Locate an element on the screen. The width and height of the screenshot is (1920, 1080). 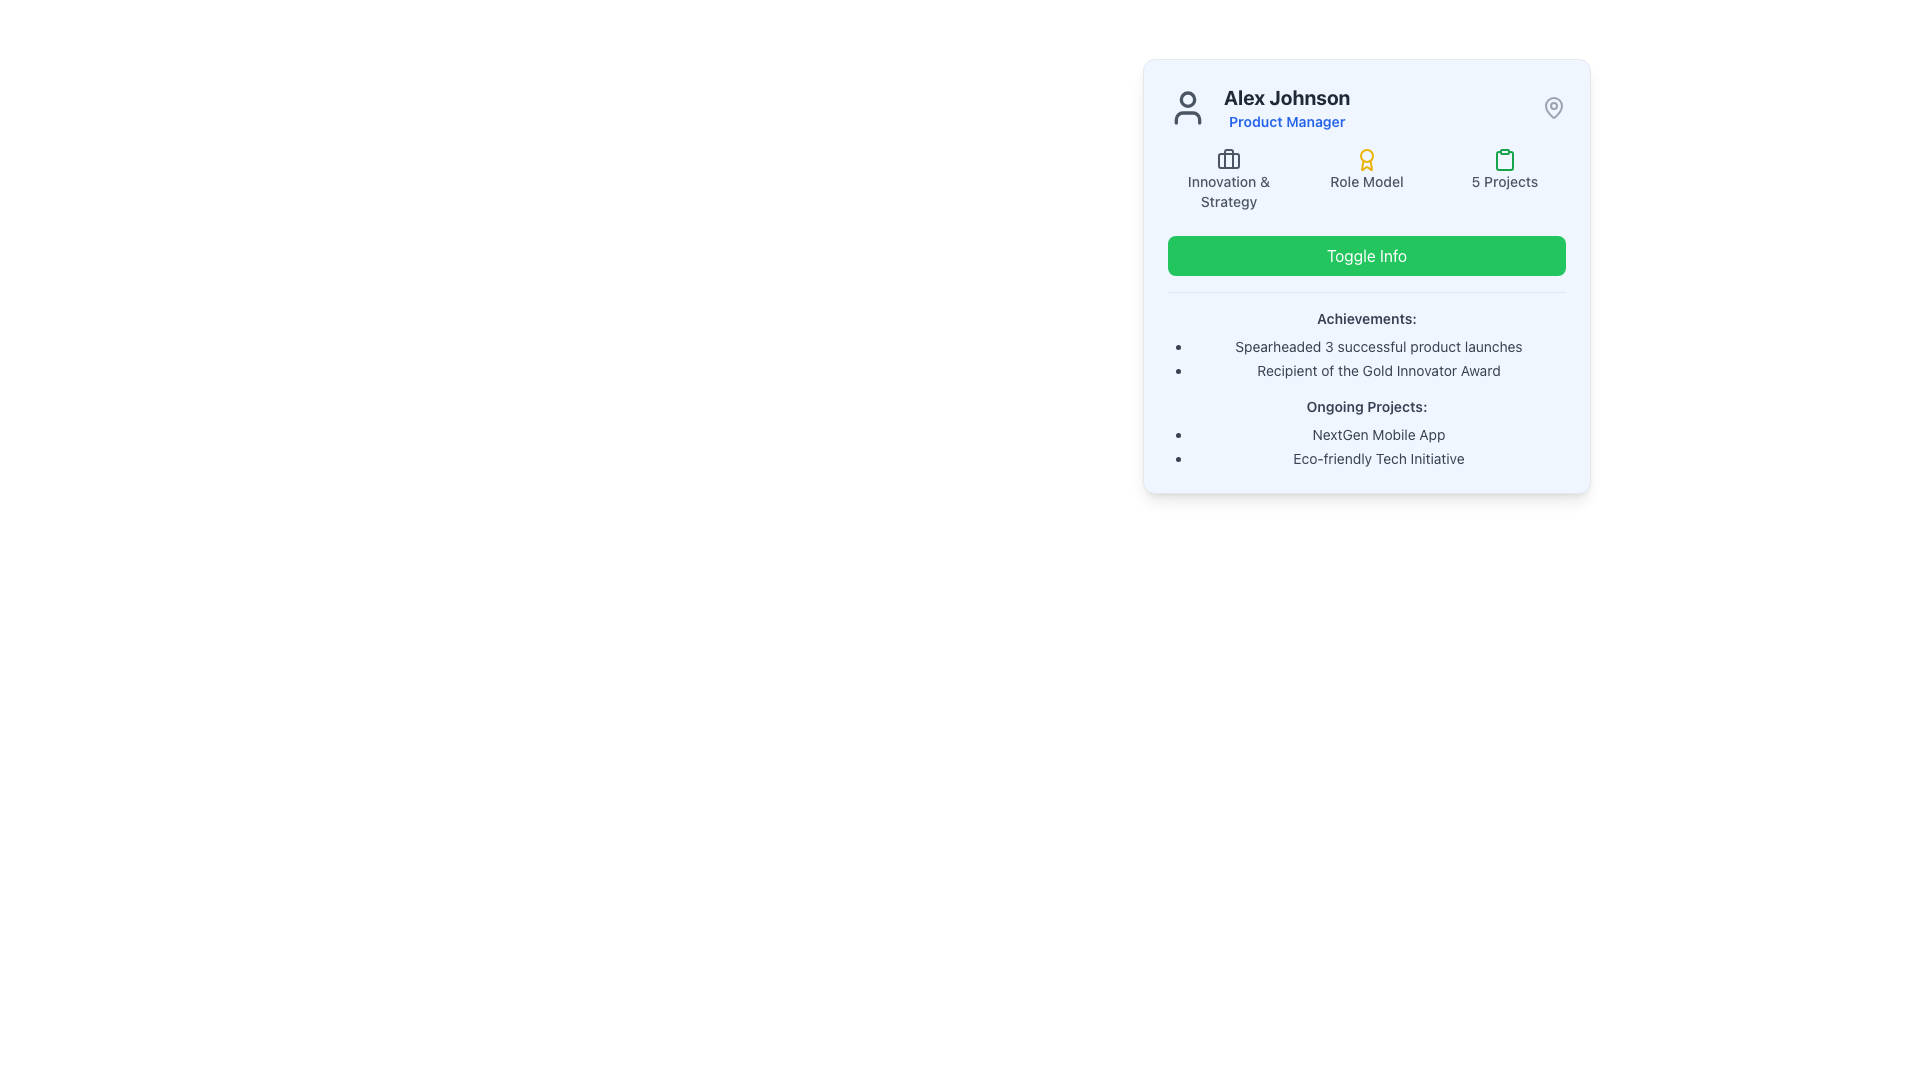
the text label that displays the count or status of projects, located below the green clipboard icon in the vertical stack of elements within the feature card is located at coordinates (1505, 181).